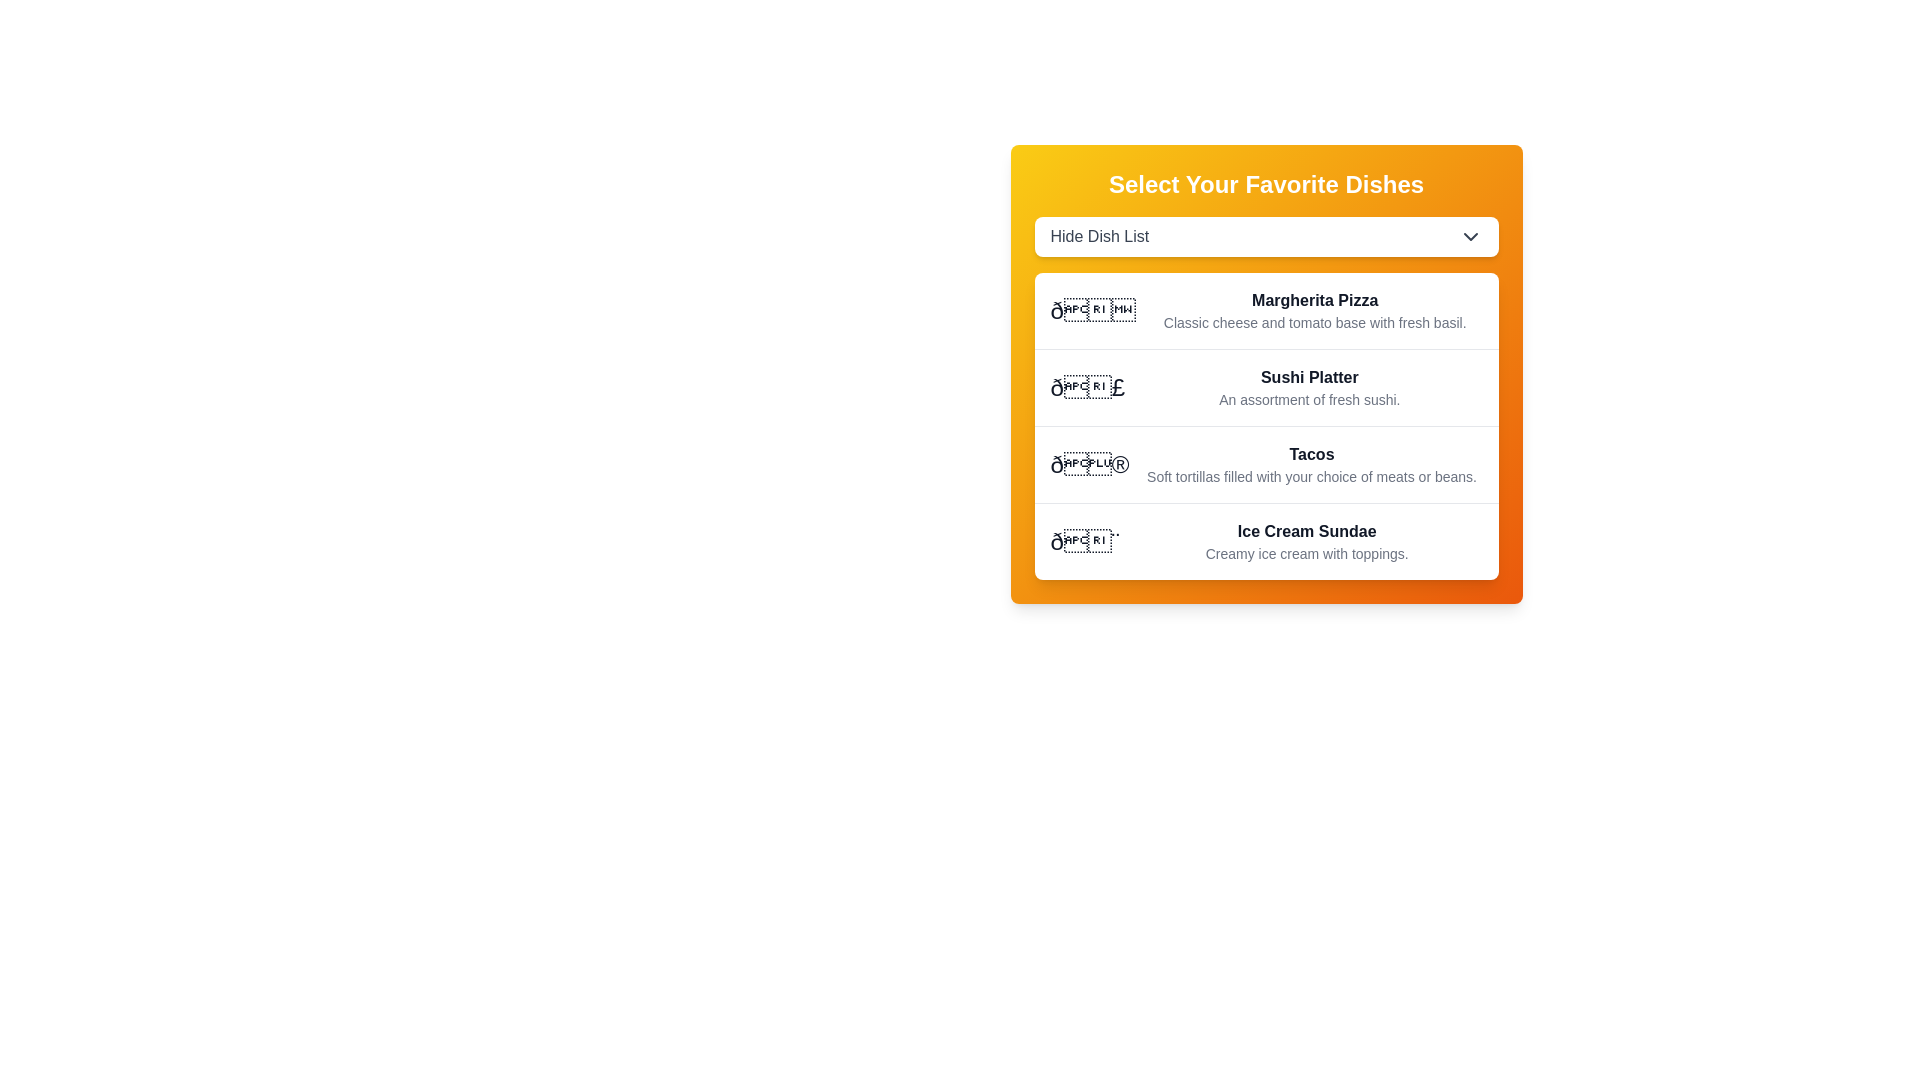  Describe the element at coordinates (1311, 455) in the screenshot. I see `the 'Tacos' text element, which is the third item in the 'Select Your Favorite Dishes' panel, positioned between 'Sushi Platter' and 'Ice Cream Sundae'` at that location.